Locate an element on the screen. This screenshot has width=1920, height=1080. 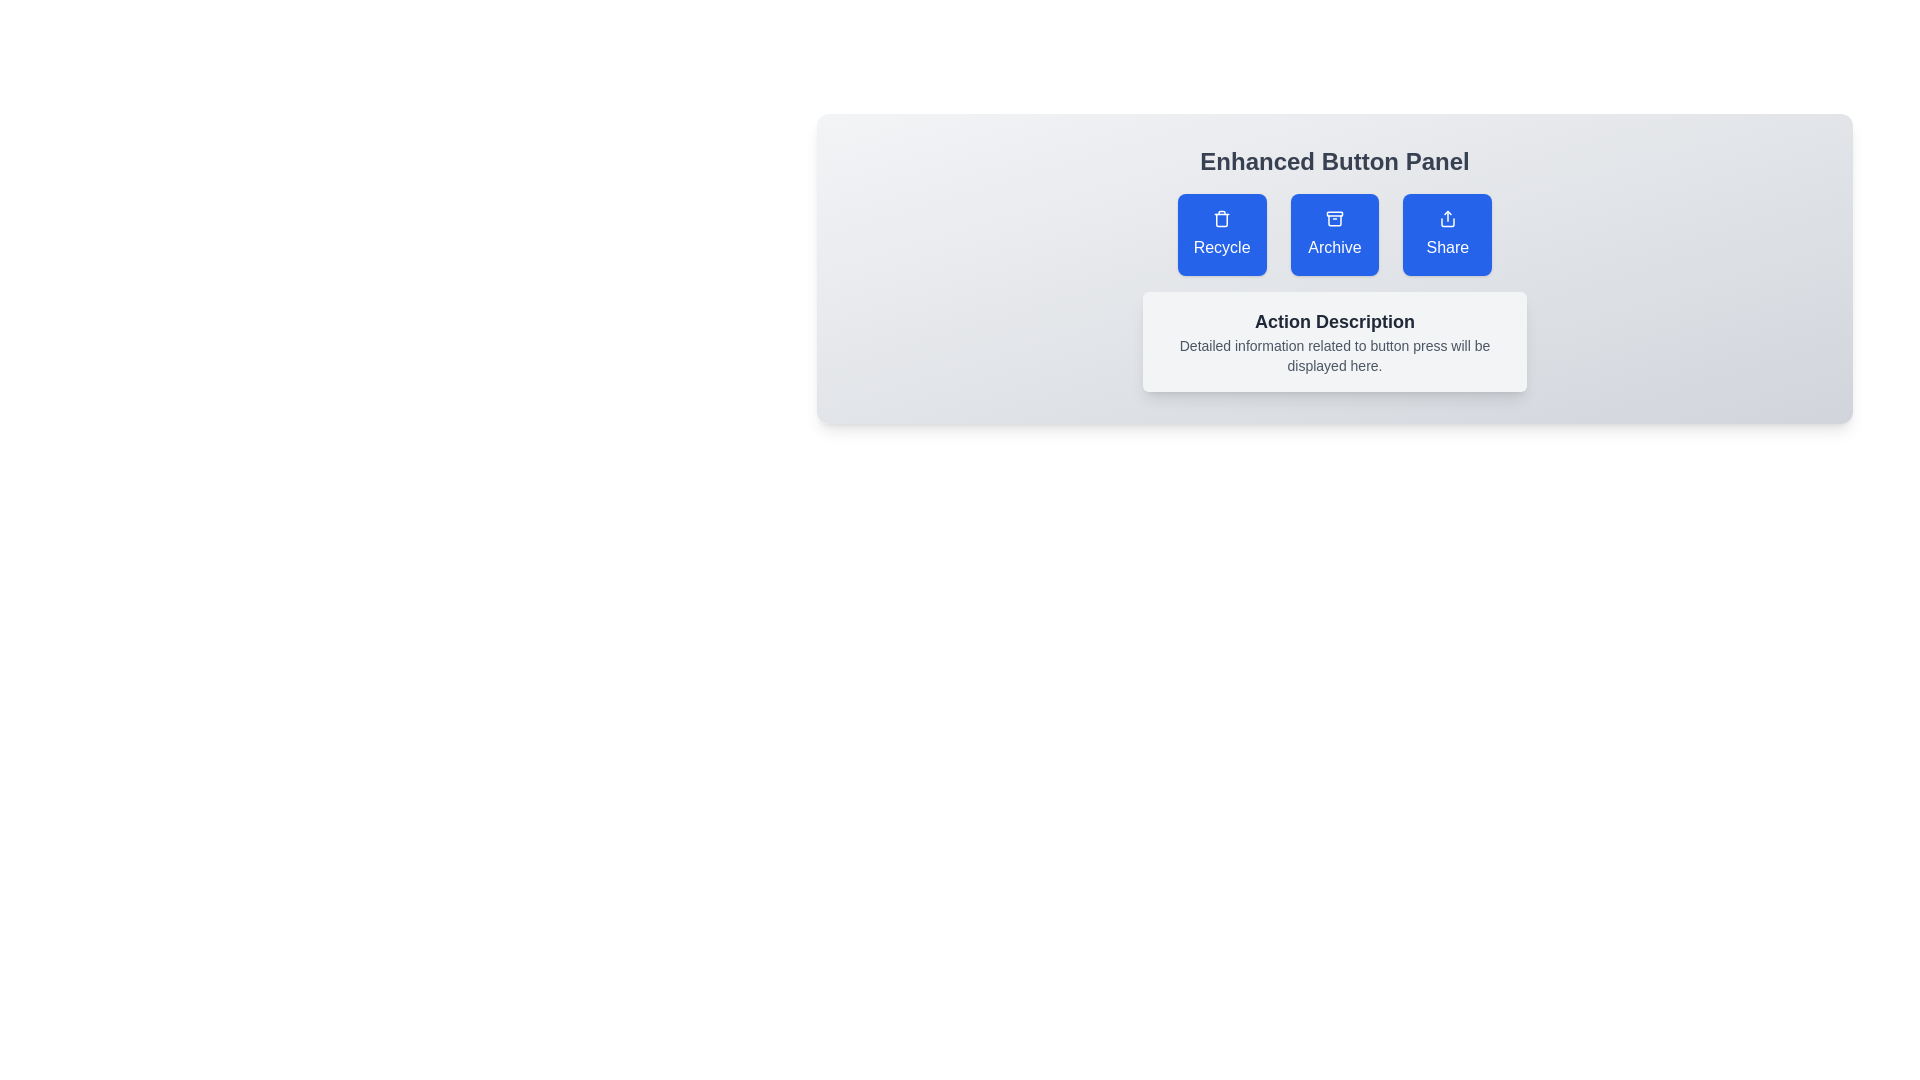
the Archive icon, which is centered within the second button from the left in the horizontal layout of buttons marked 'Recycle,' 'Archive,' and 'Share.' is located at coordinates (1334, 219).